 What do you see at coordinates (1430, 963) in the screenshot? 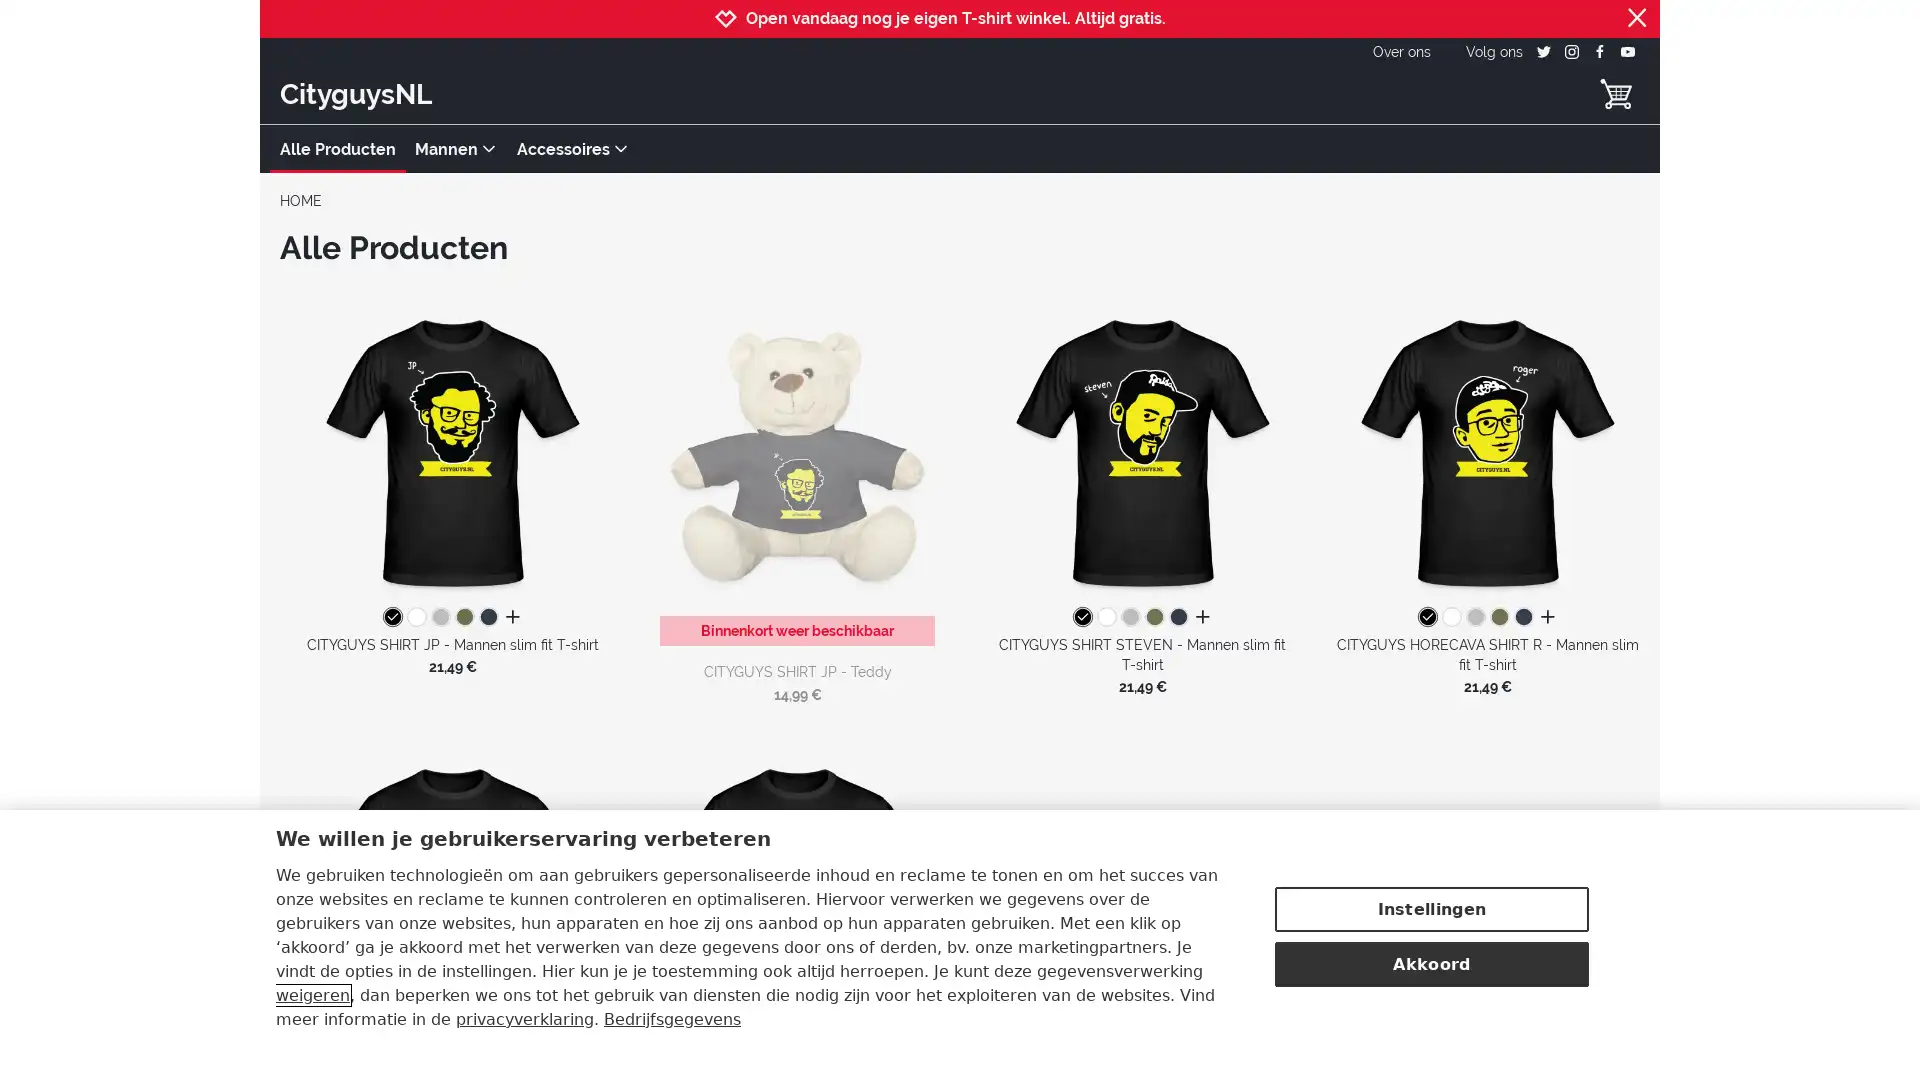
I see `Akkoord` at bounding box center [1430, 963].